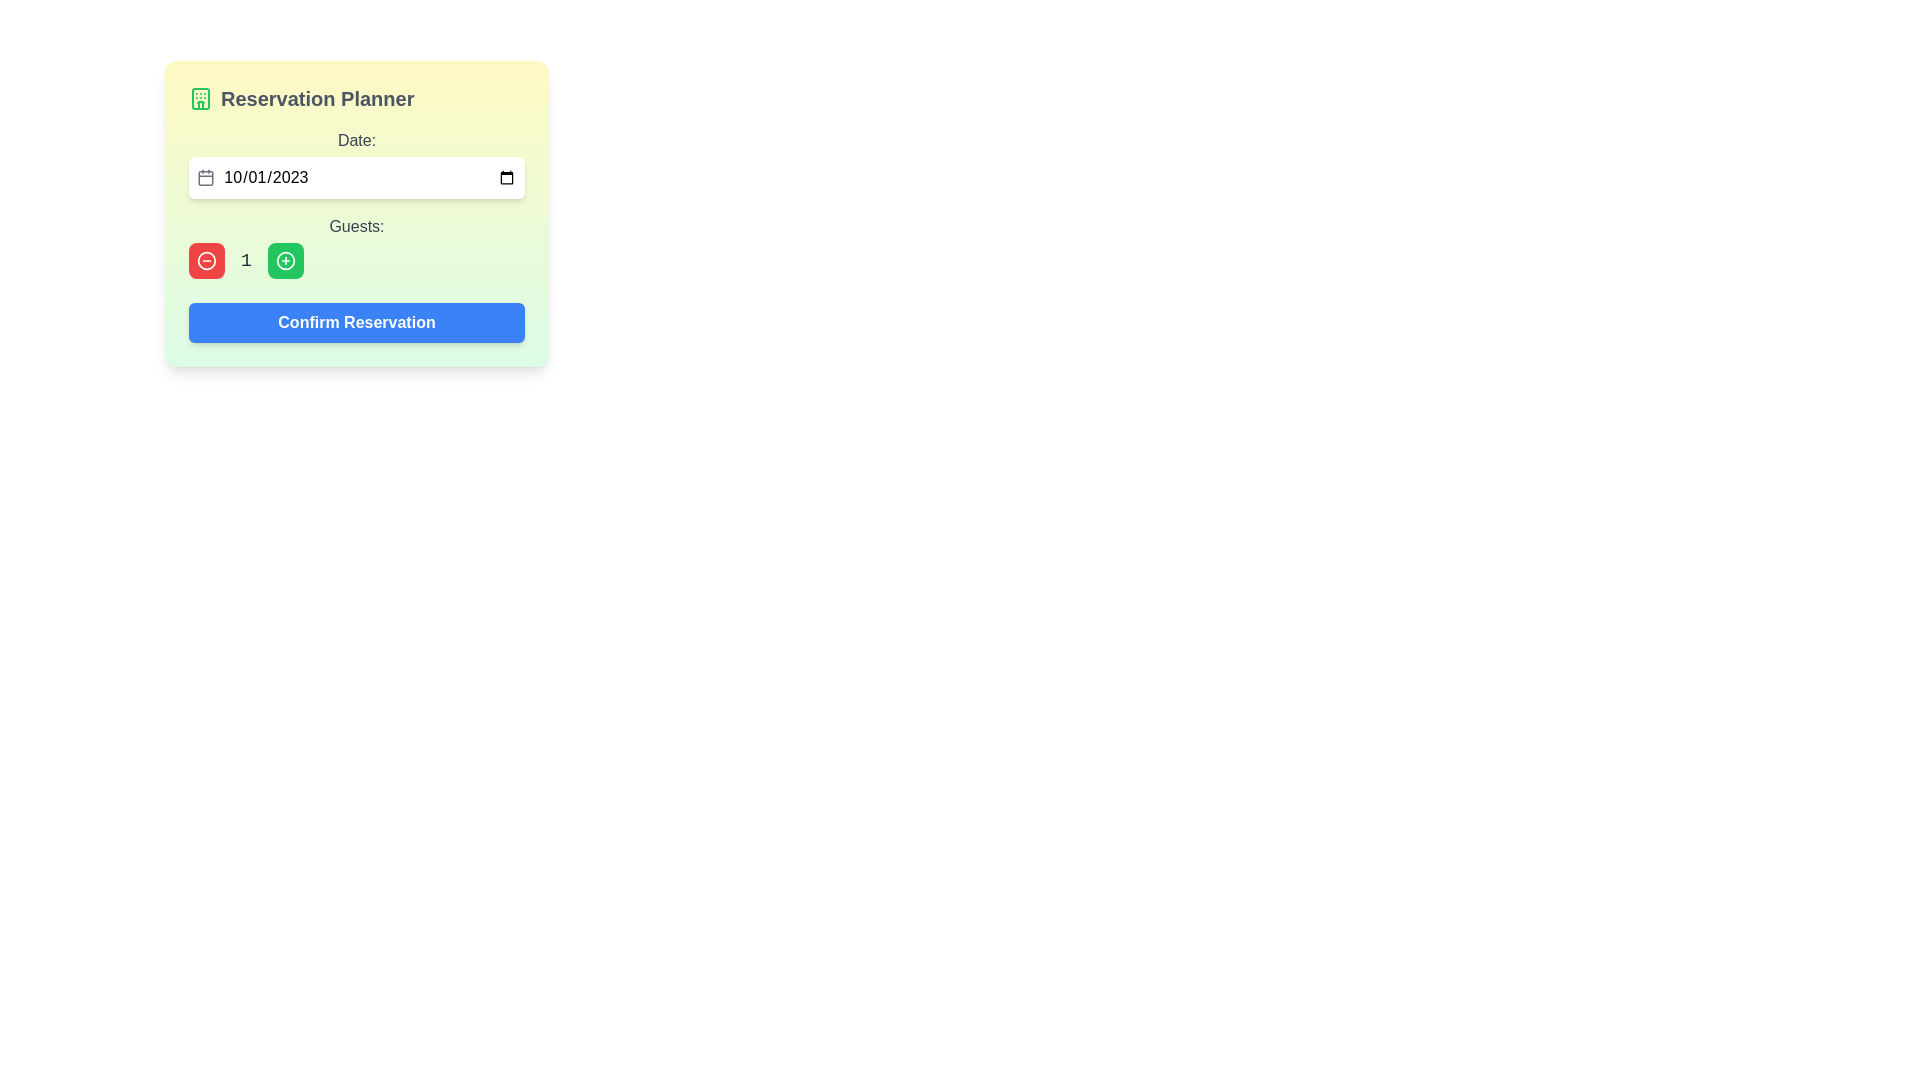 The image size is (1920, 1080). I want to click on the green-colored building icon located to the left of the 'Reservation Planner' text, so click(201, 99).